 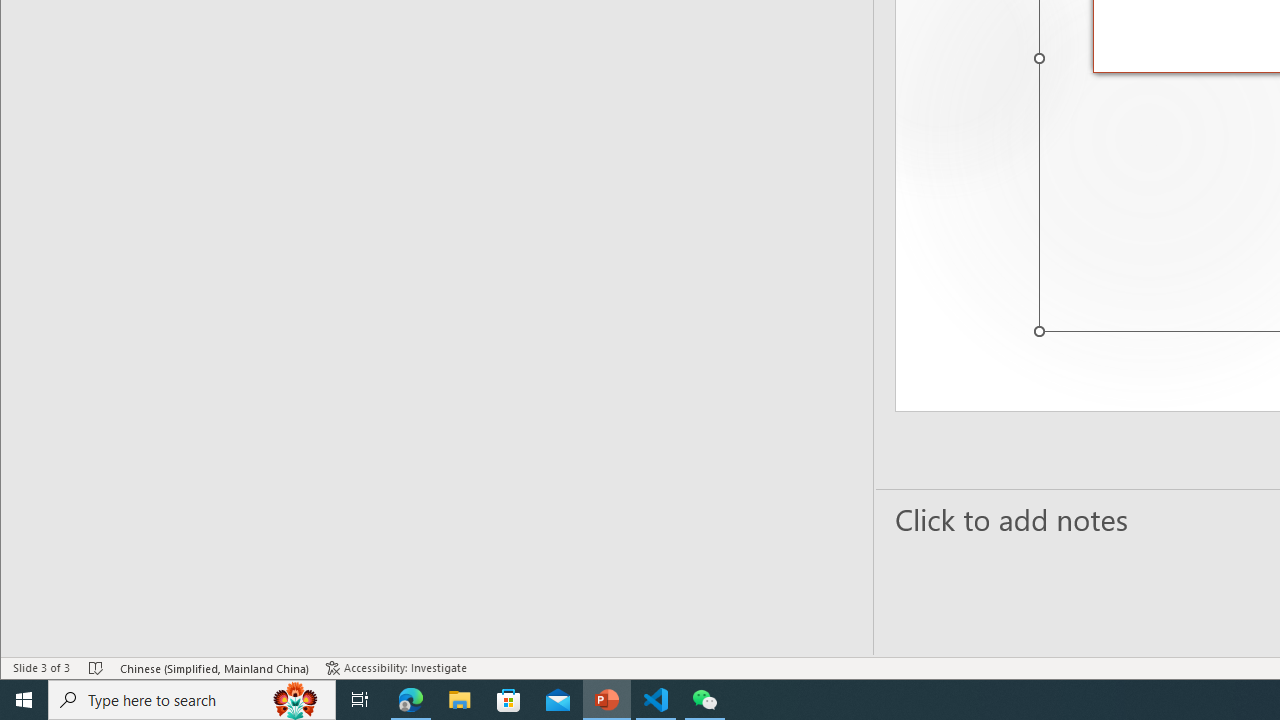 I want to click on 'Microsoft Edge - 1 running window', so click(x=410, y=698).